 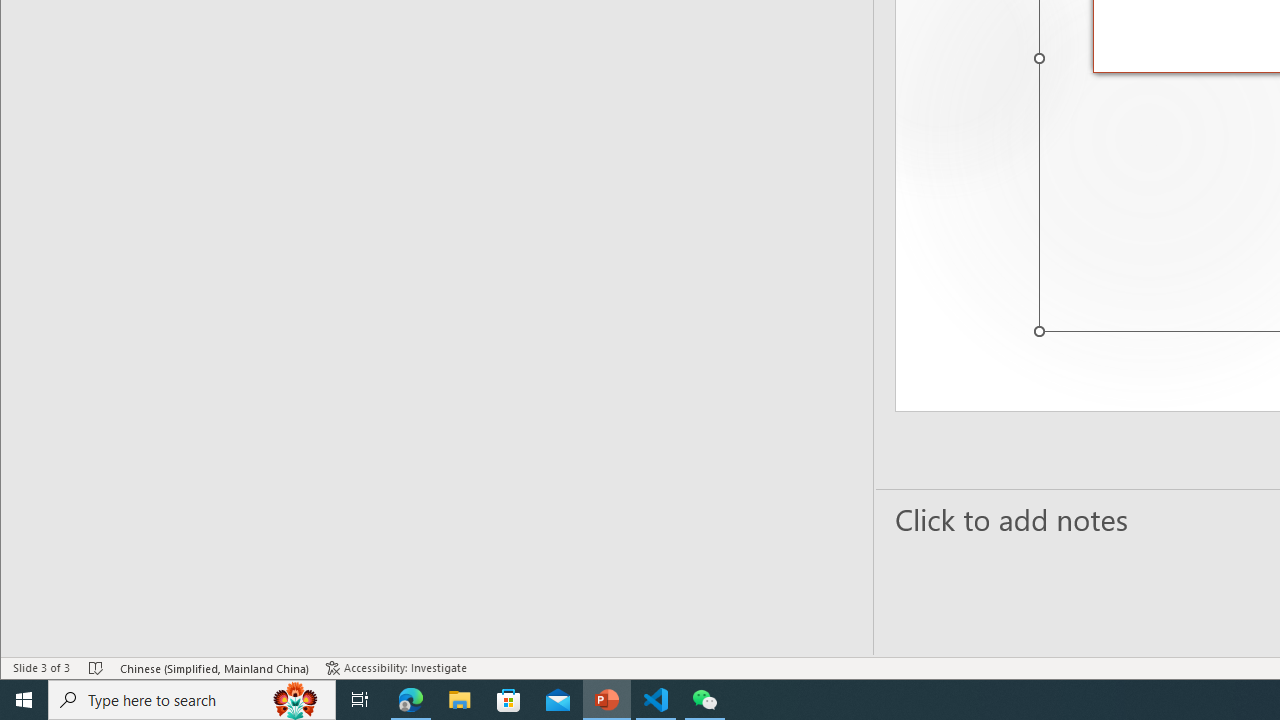 I want to click on 'Microsoft Edge - 1 running window', so click(x=410, y=698).